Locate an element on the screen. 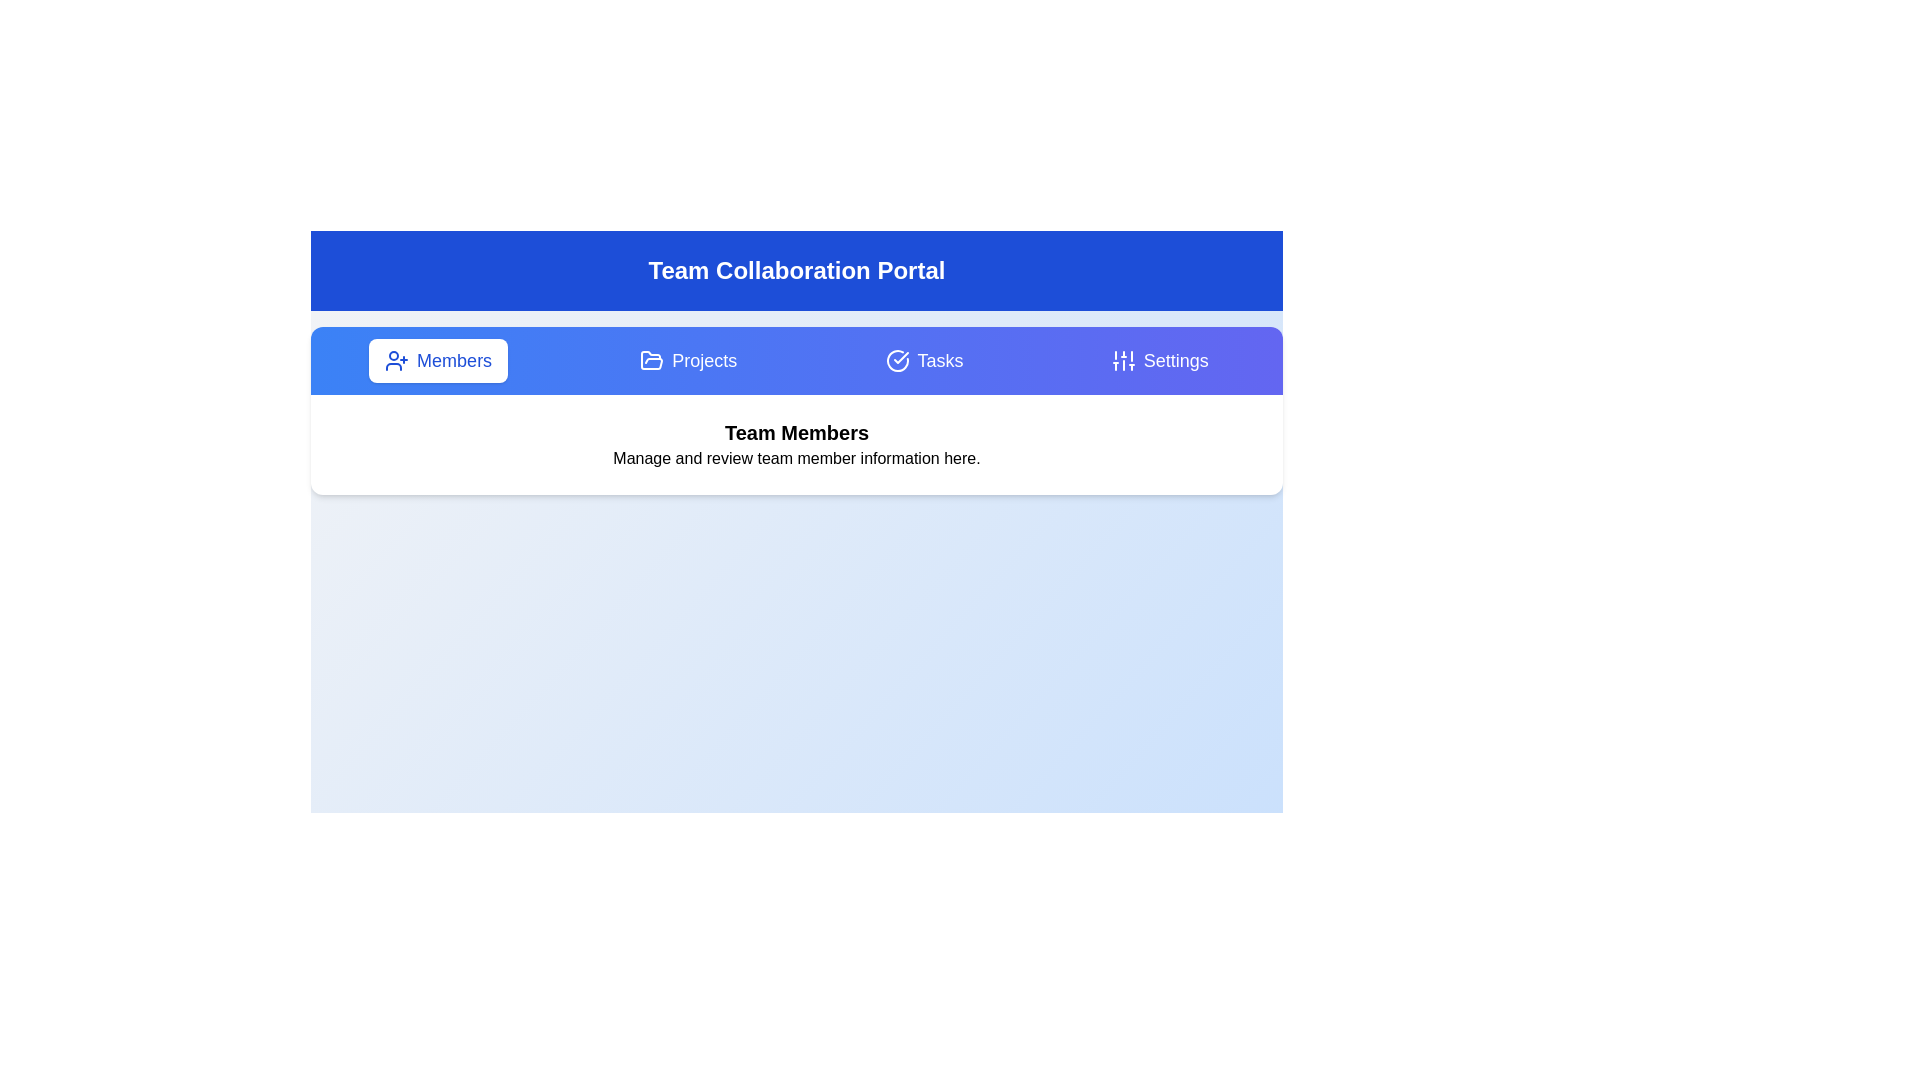 The width and height of the screenshot is (1920, 1080). one of the menu items in the Navigation Bar located below the title 'Team Collaboration Portal' is located at coordinates (795, 361).